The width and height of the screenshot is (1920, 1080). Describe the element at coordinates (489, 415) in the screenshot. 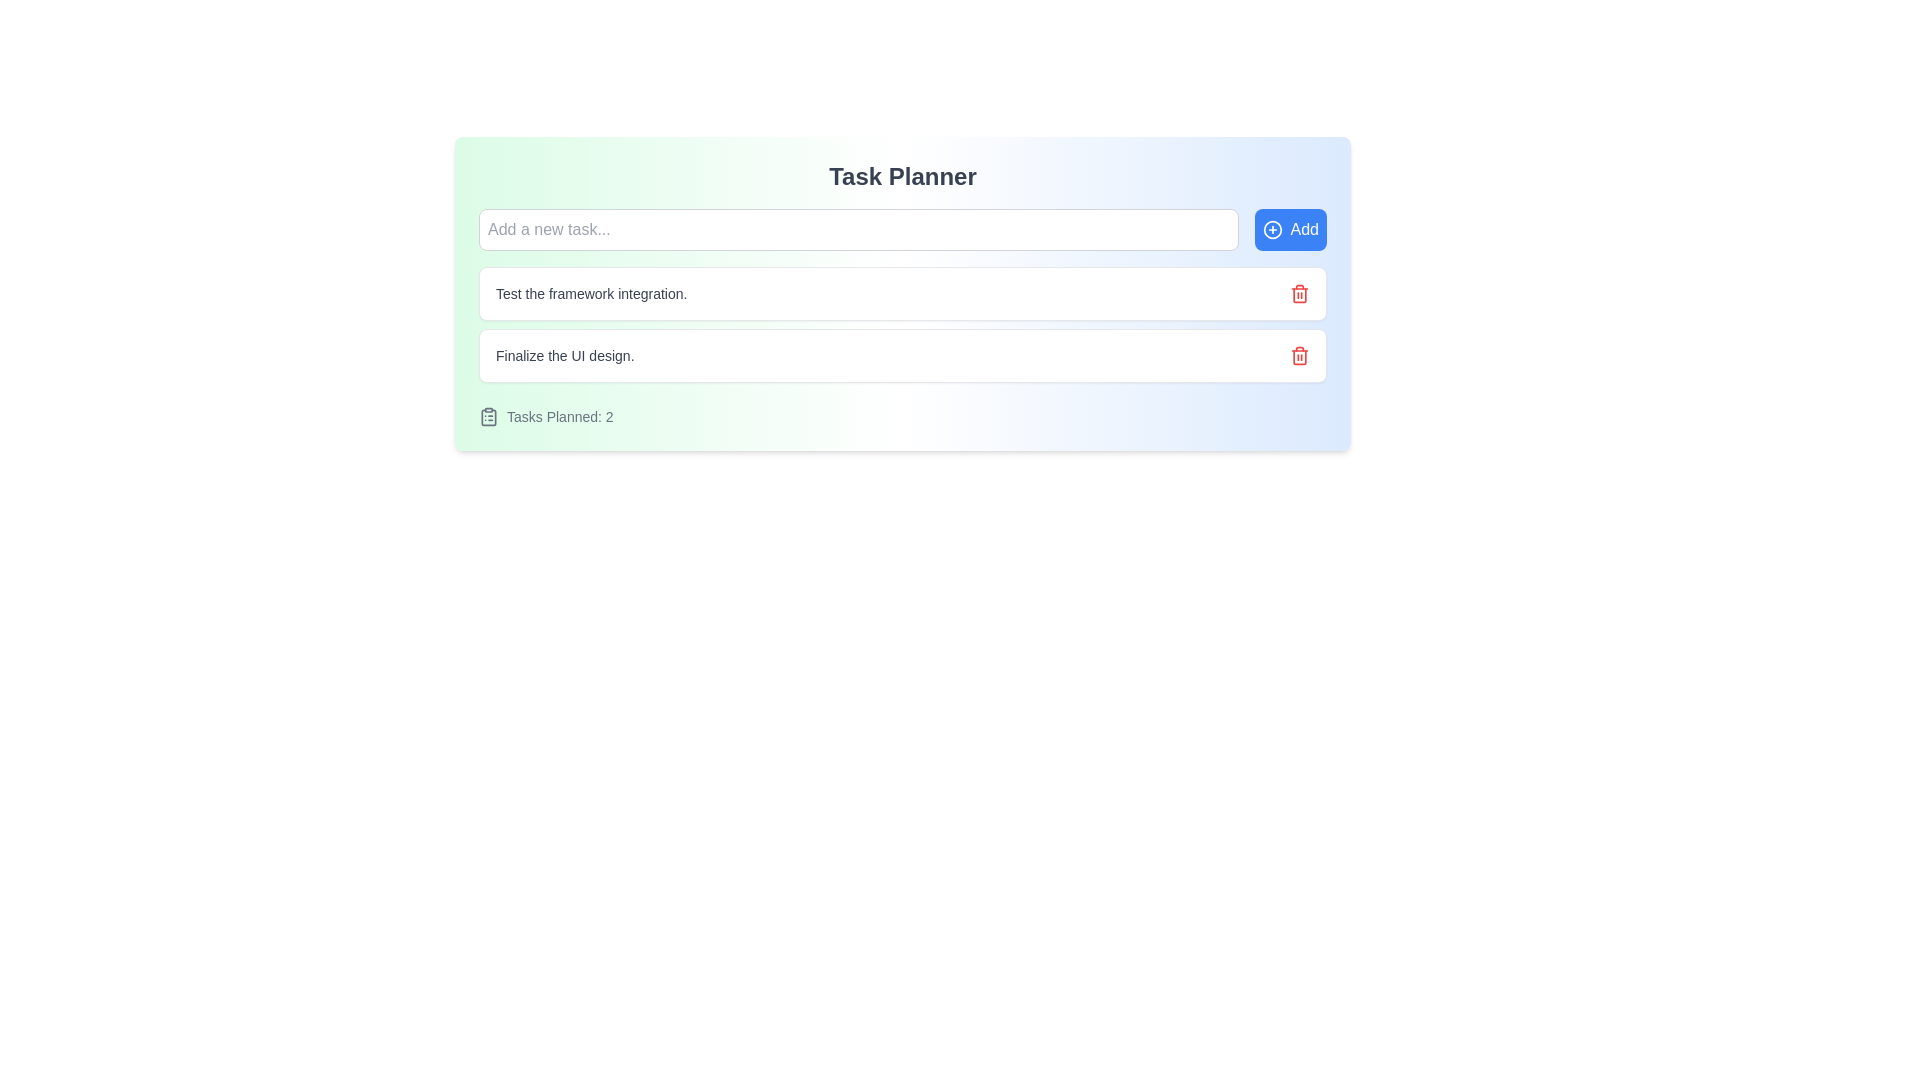

I see `the clipboard icon styled with a minimalistic design located to the left of 'Tasks Planned: 2' in the 'Task Planner' card` at that location.